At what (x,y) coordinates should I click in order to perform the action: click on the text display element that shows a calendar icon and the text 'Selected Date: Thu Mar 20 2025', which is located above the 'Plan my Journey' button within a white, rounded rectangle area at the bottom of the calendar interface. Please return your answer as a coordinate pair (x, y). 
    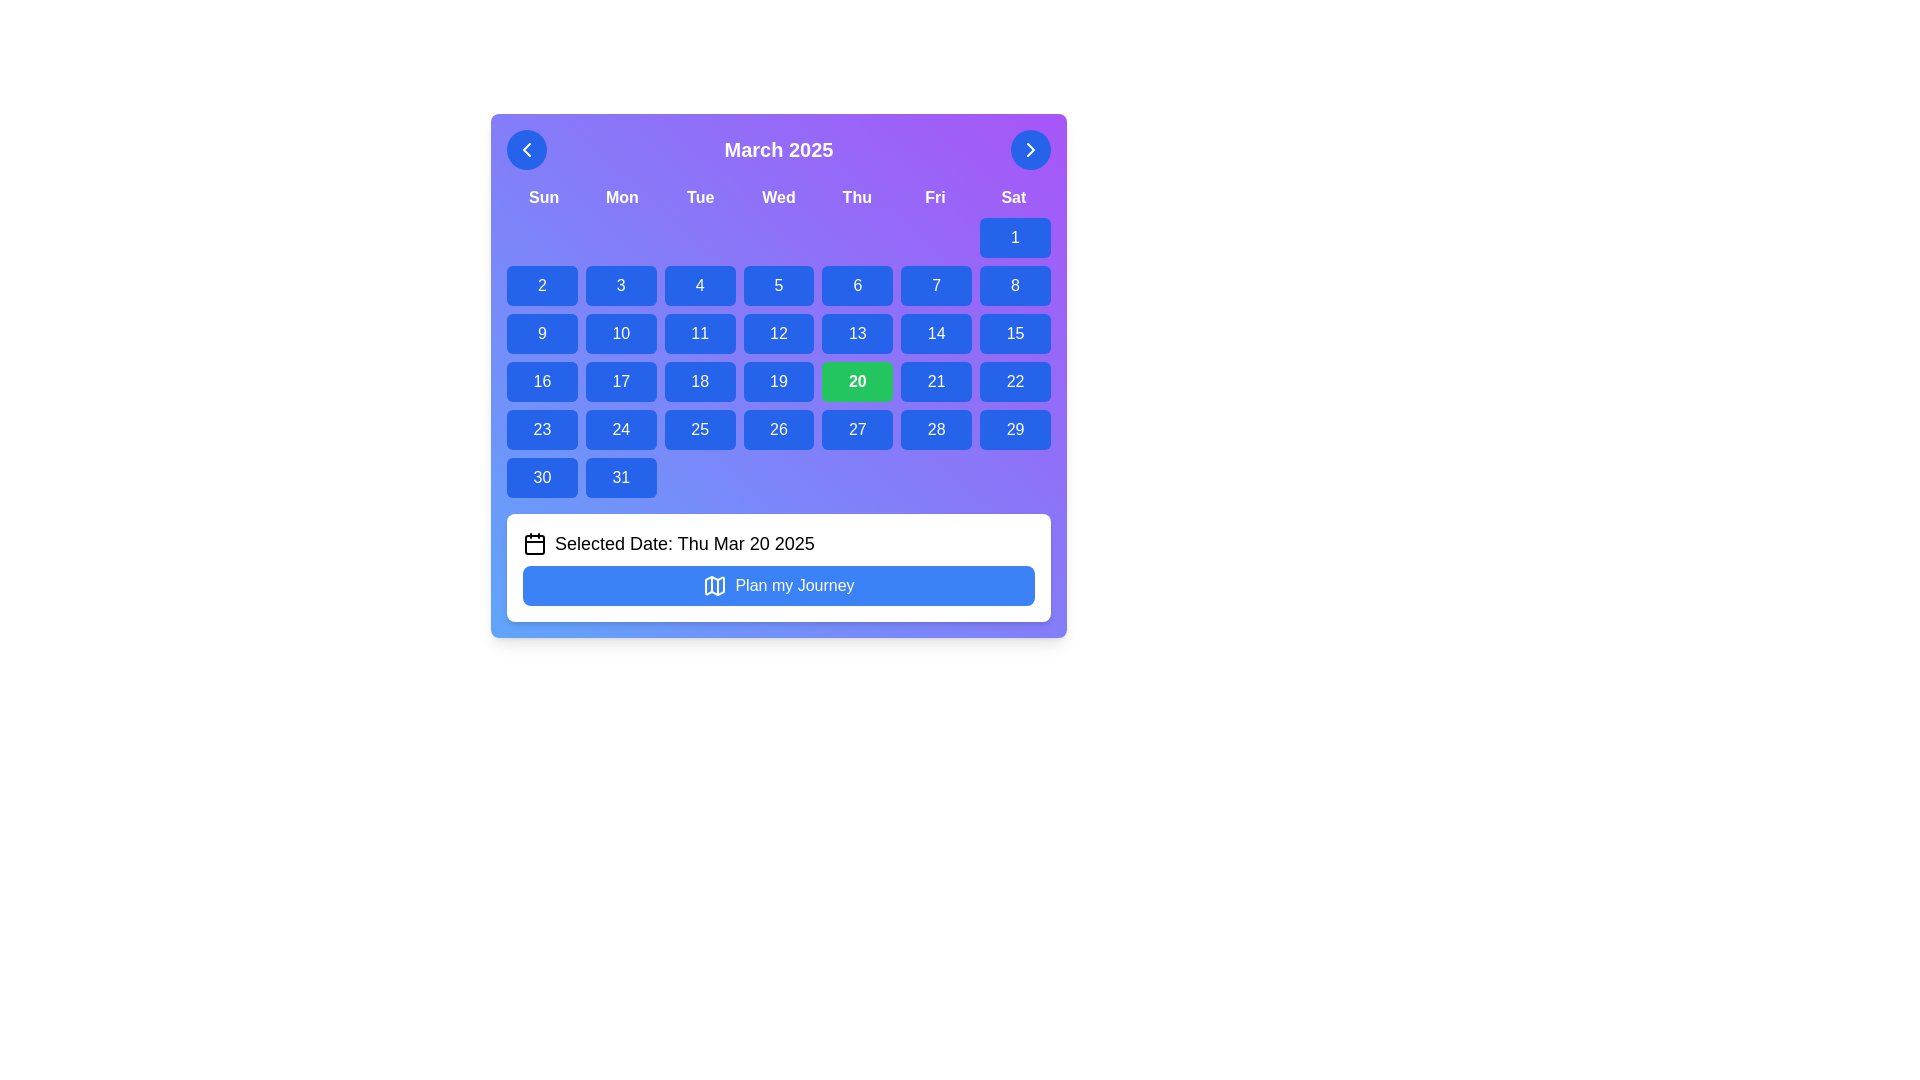
    Looking at the image, I should click on (777, 543).